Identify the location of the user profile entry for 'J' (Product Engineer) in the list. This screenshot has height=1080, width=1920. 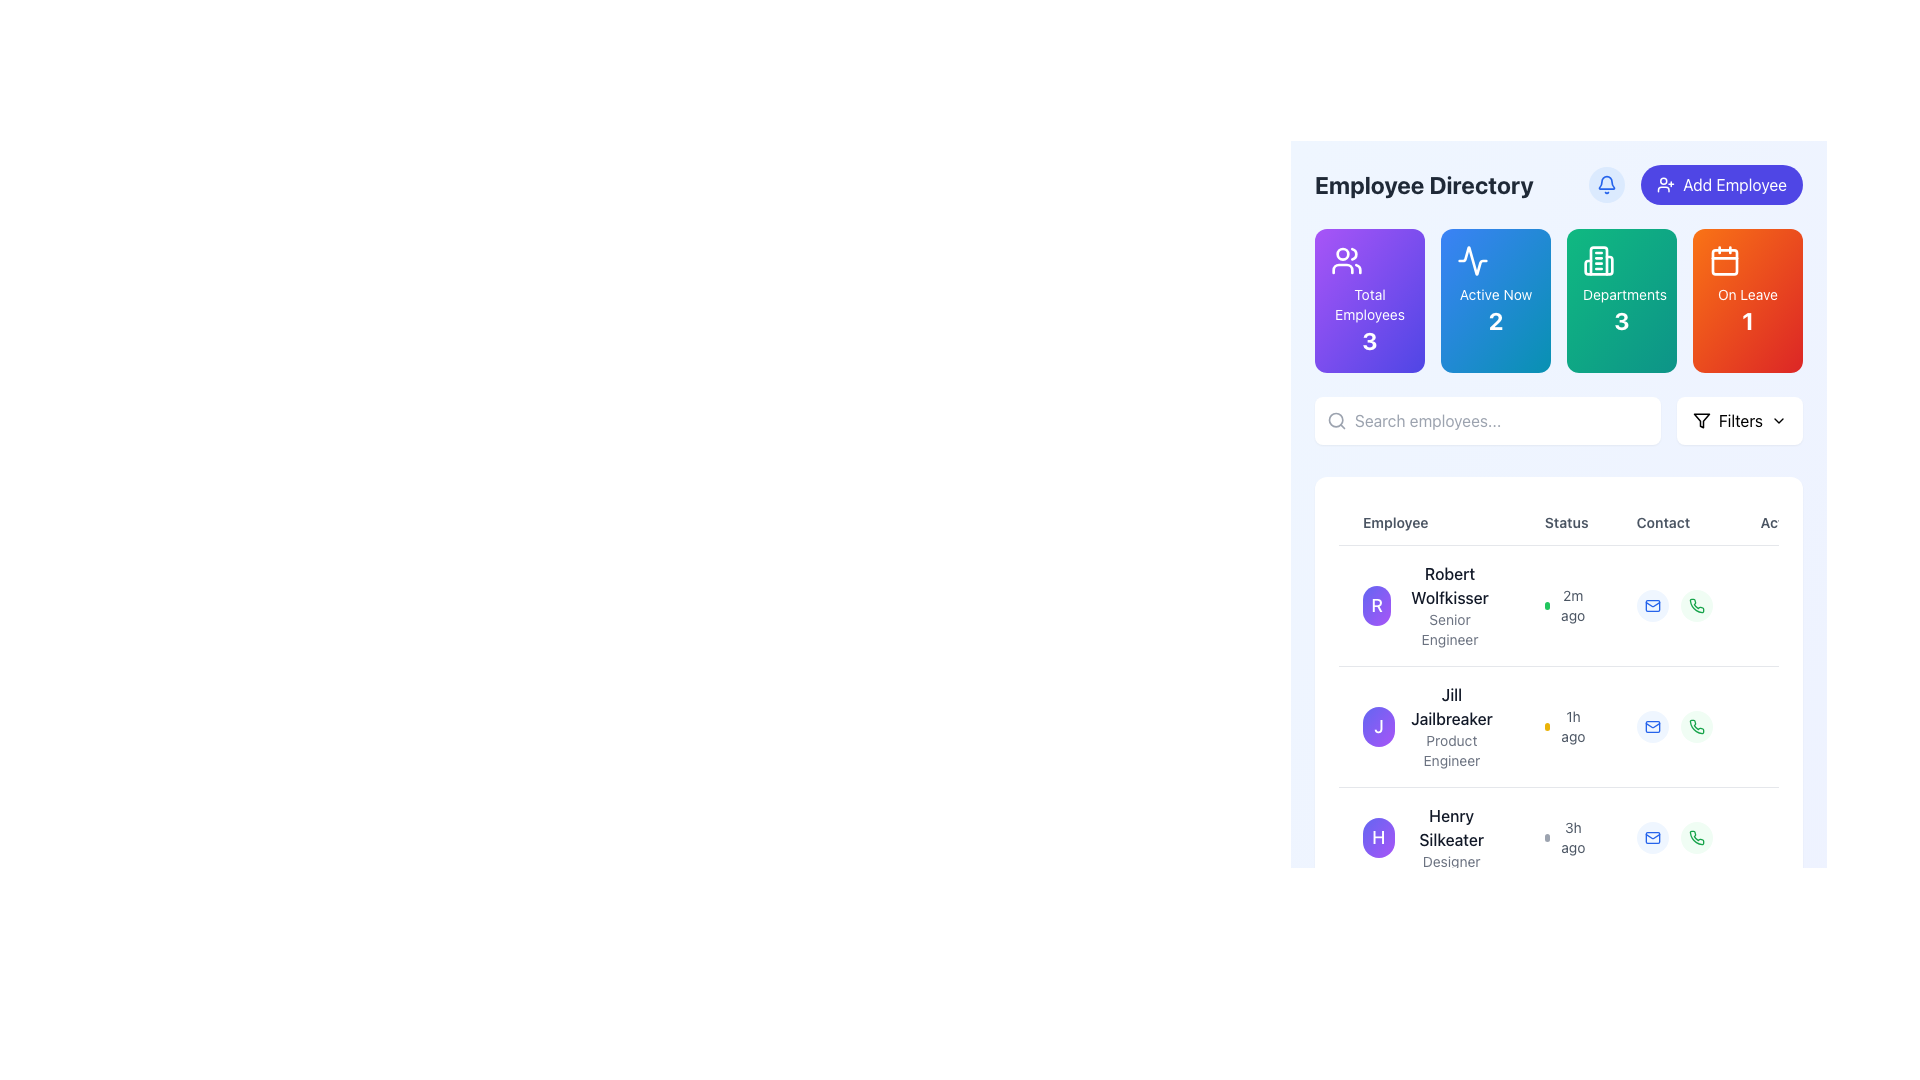
(1586, 726).